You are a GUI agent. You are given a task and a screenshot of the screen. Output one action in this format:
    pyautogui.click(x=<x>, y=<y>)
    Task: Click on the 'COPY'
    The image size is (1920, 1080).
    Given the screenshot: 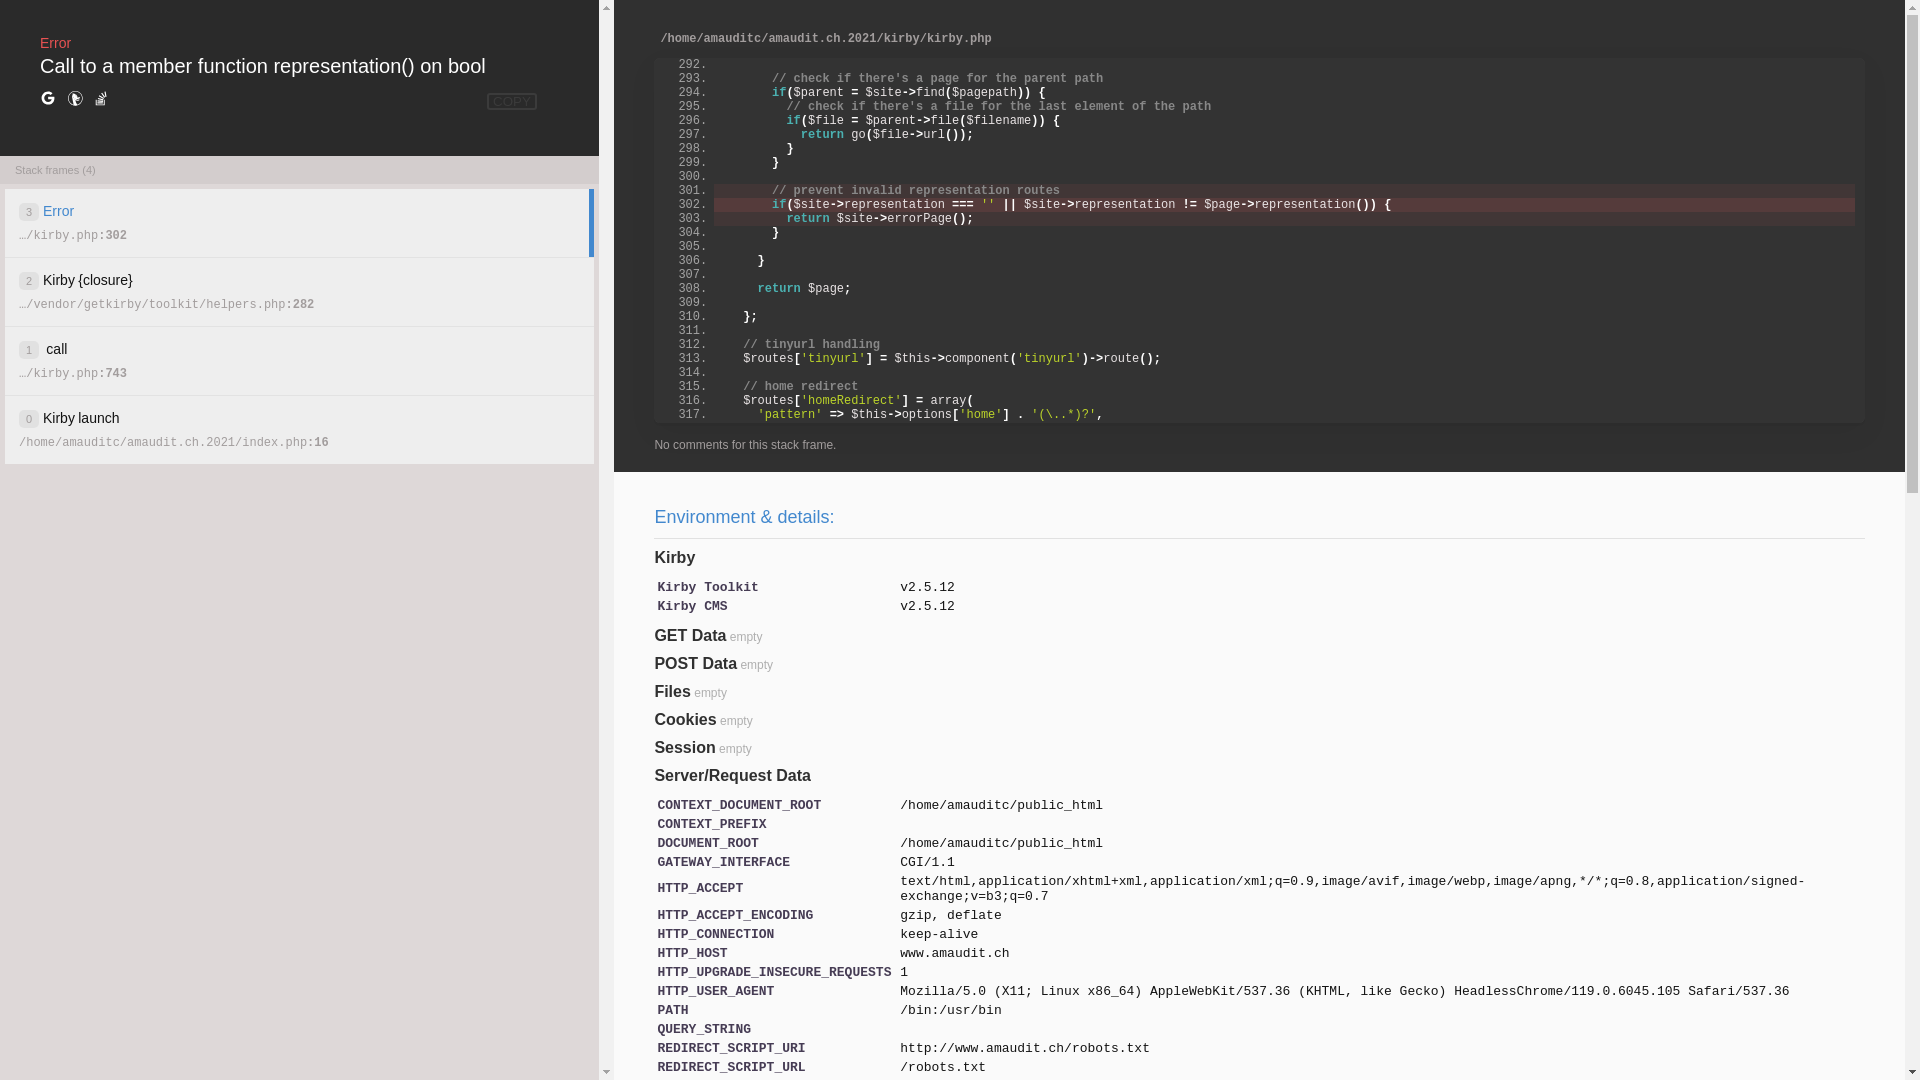 What is the action you would take?
    pyautogui.click(x=512, y=101)
    